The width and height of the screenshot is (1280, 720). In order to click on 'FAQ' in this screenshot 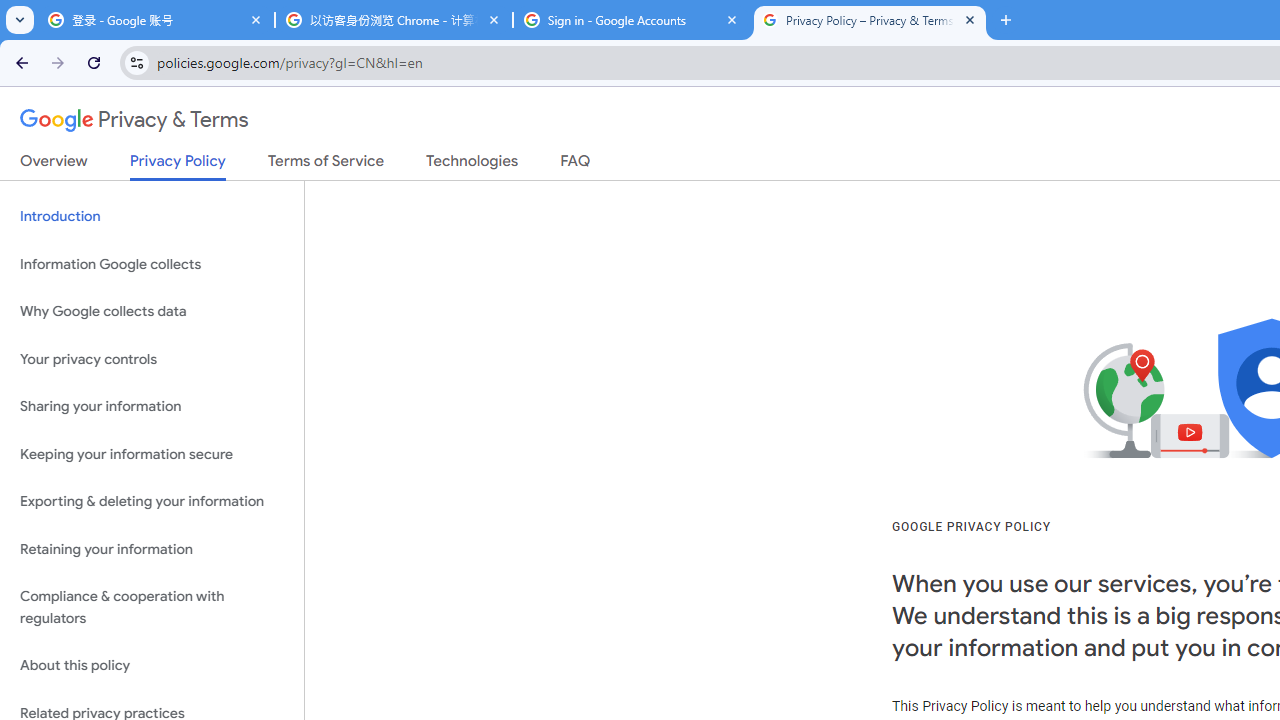, I will do `click(575, 164)`.